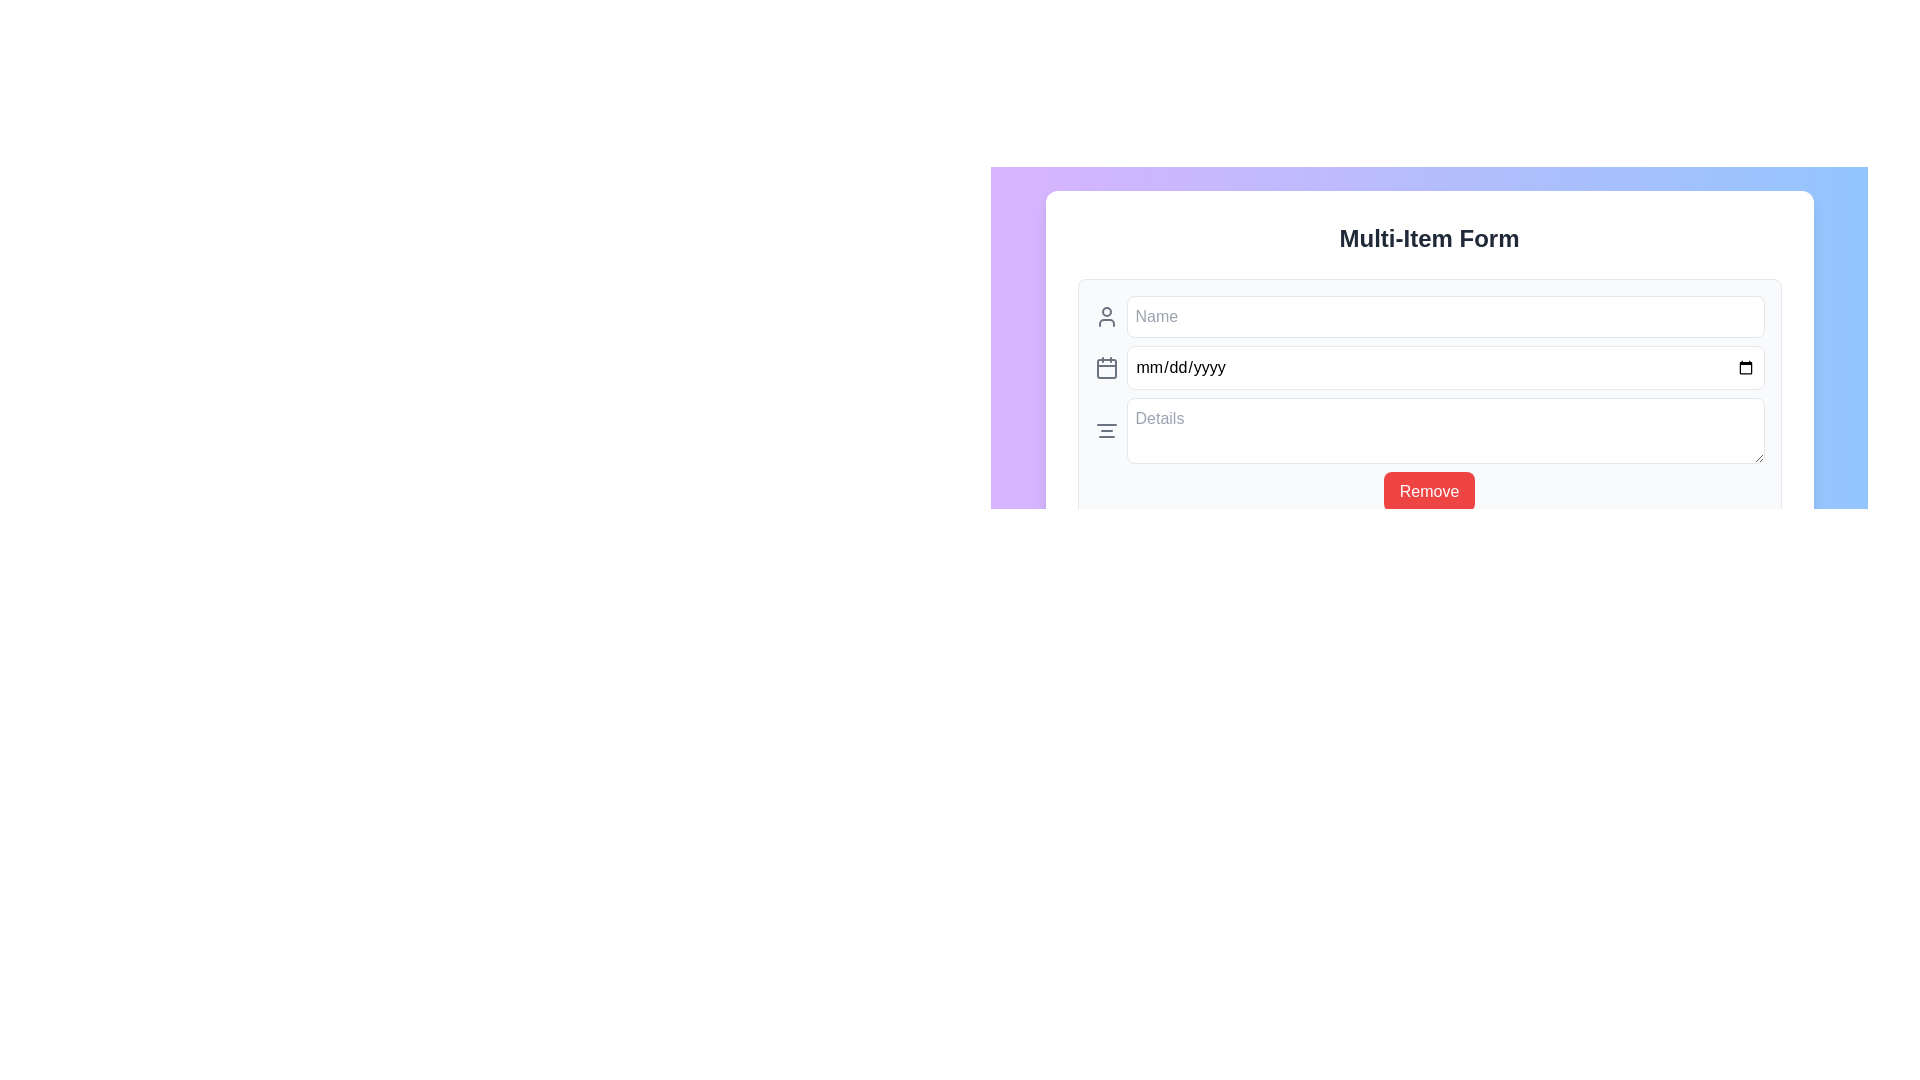 Image resolution: width=1920 pixels, height=1080 pixels. I want to click on the 'Remove' button, so click(1428, 492).